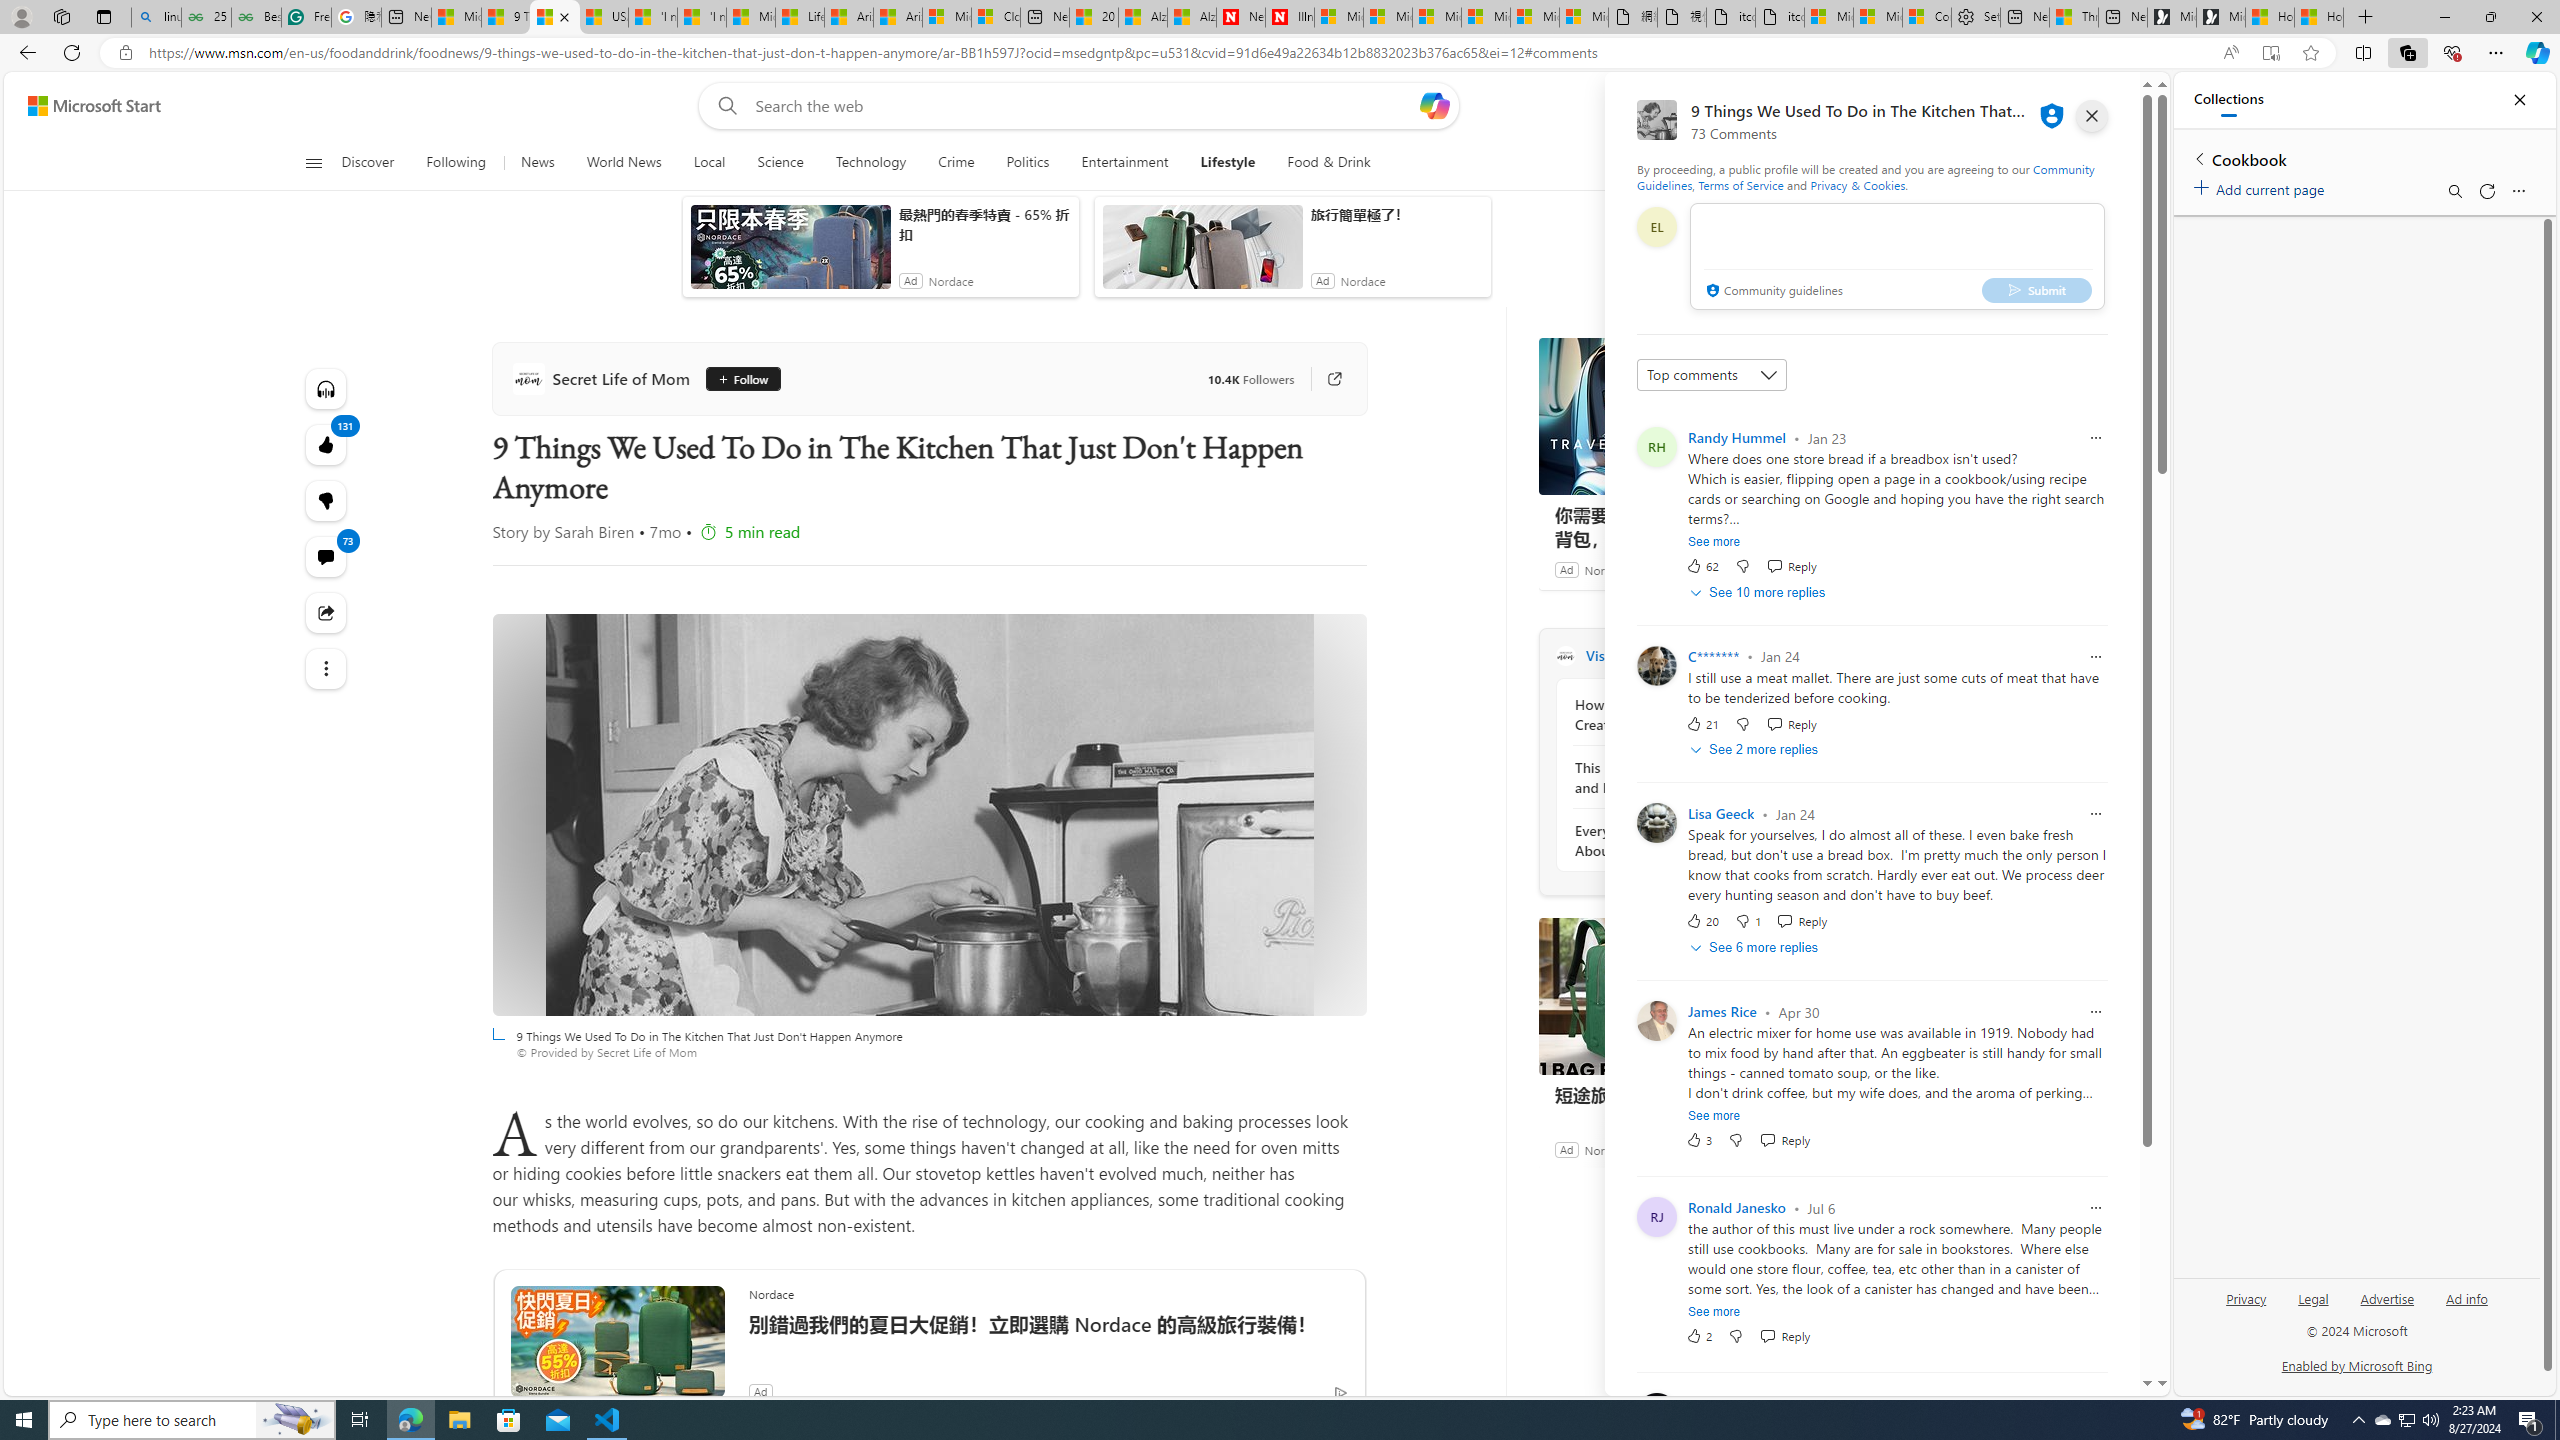  Describe the element at coordinates (1772, 291) in the screenshot. I see `'Community guidelines'` at that location.